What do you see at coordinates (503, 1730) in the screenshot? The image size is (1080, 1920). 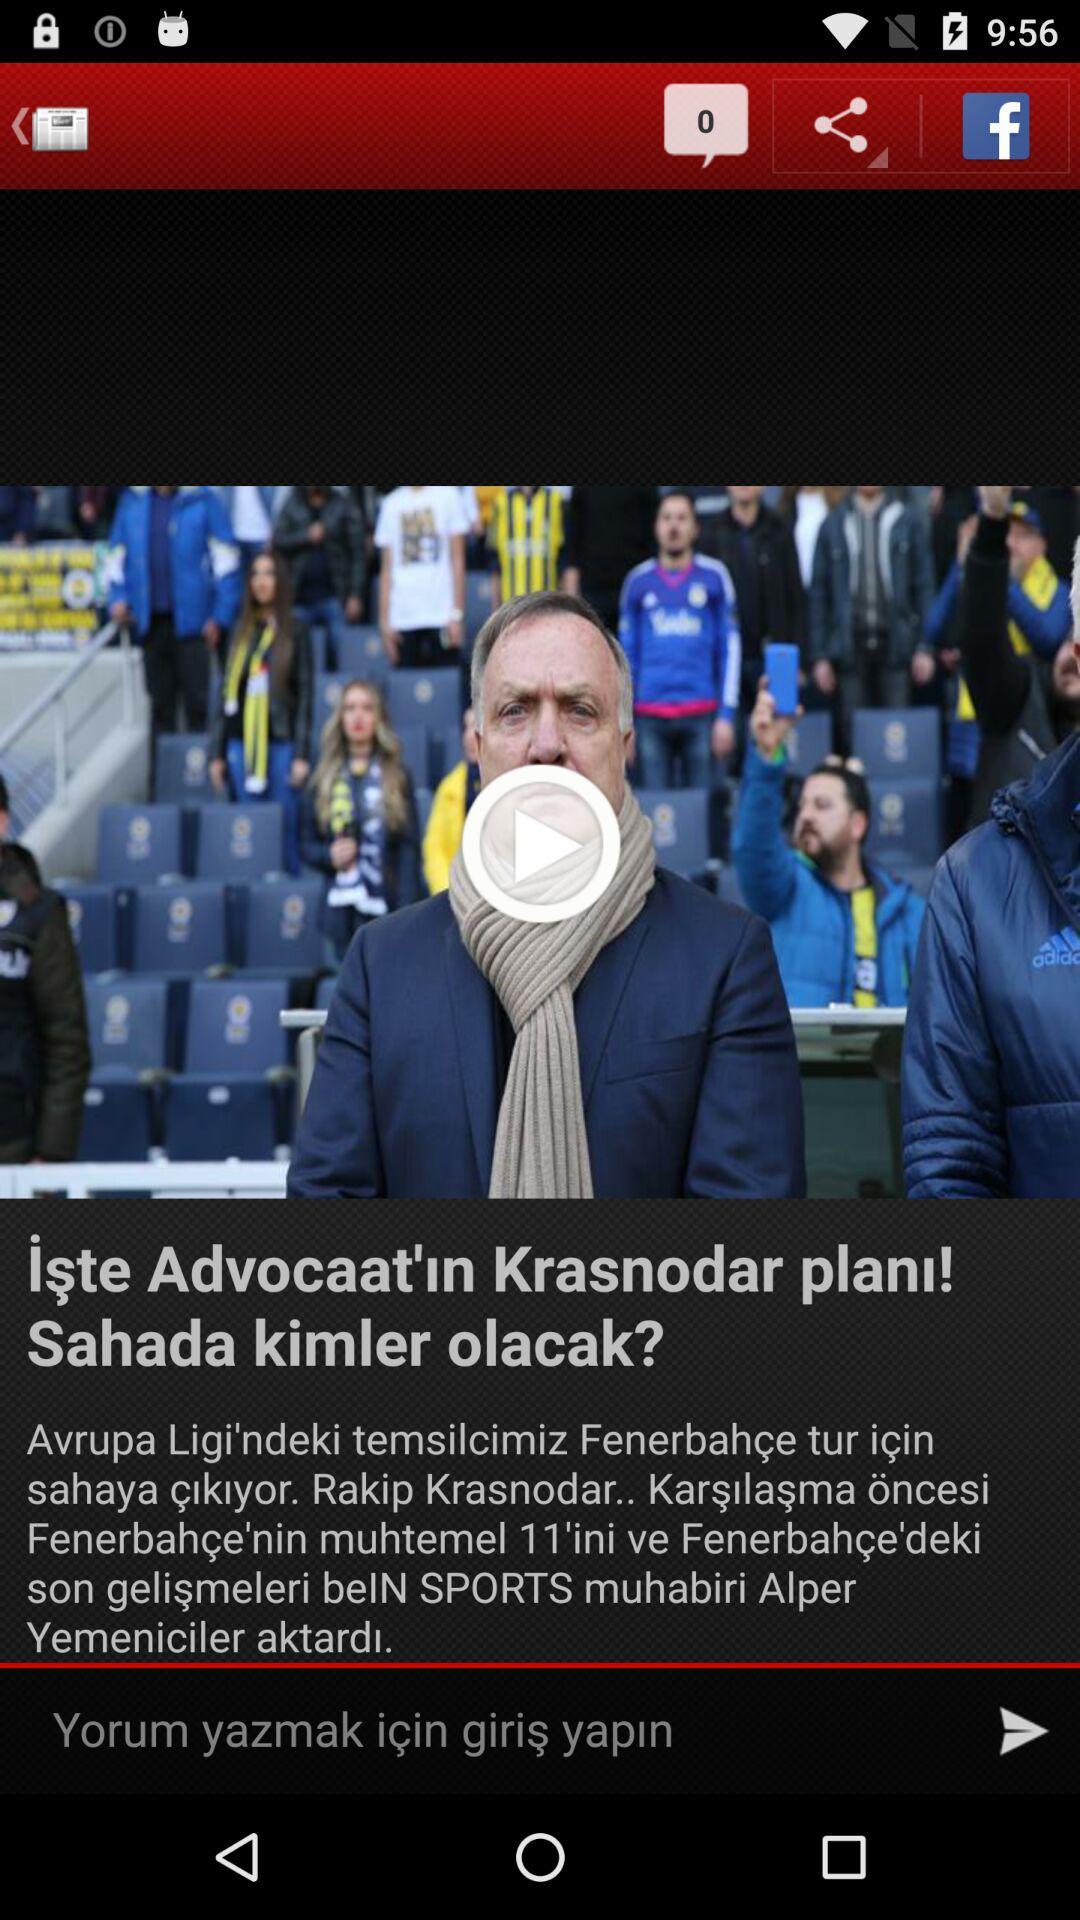 I see `a url or search term to go to here` at bounding box center [503, 1730].